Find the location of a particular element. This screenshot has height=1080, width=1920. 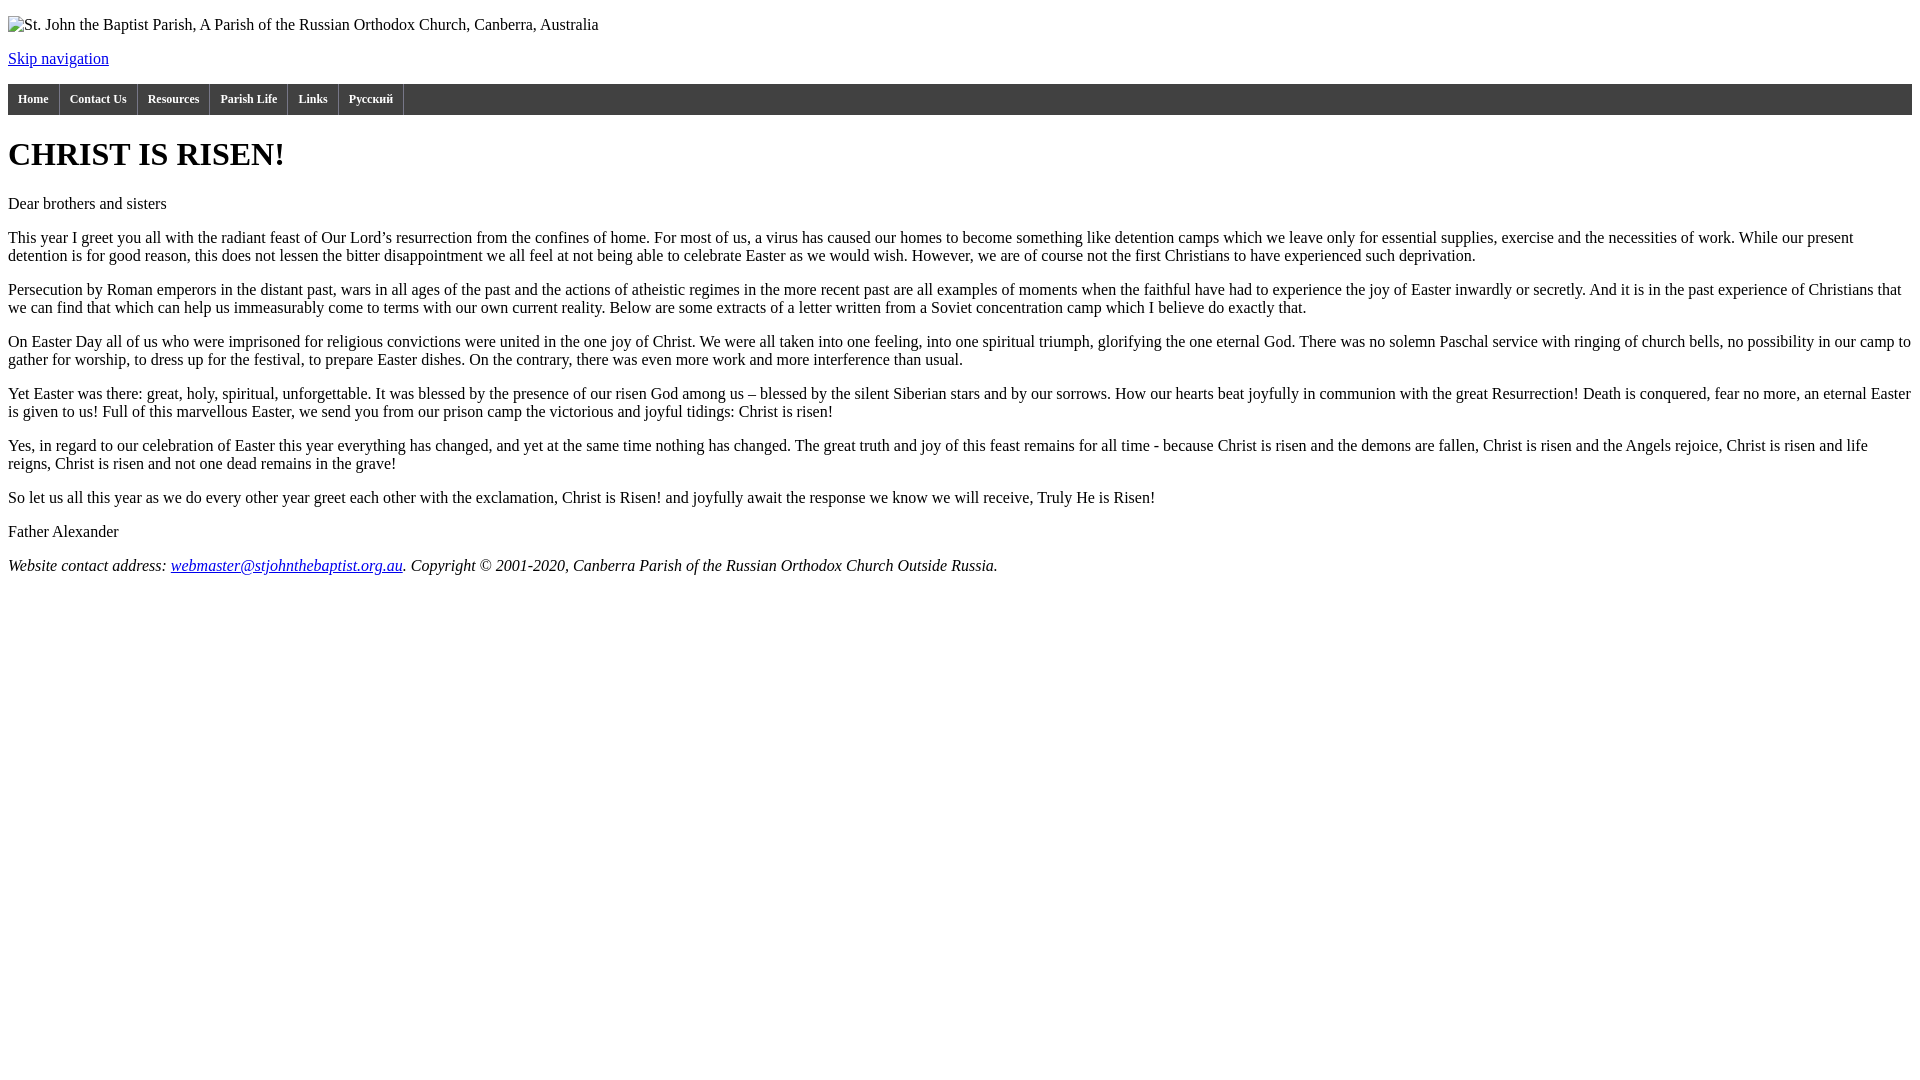

'Home' is located at coordinates (33, 99).